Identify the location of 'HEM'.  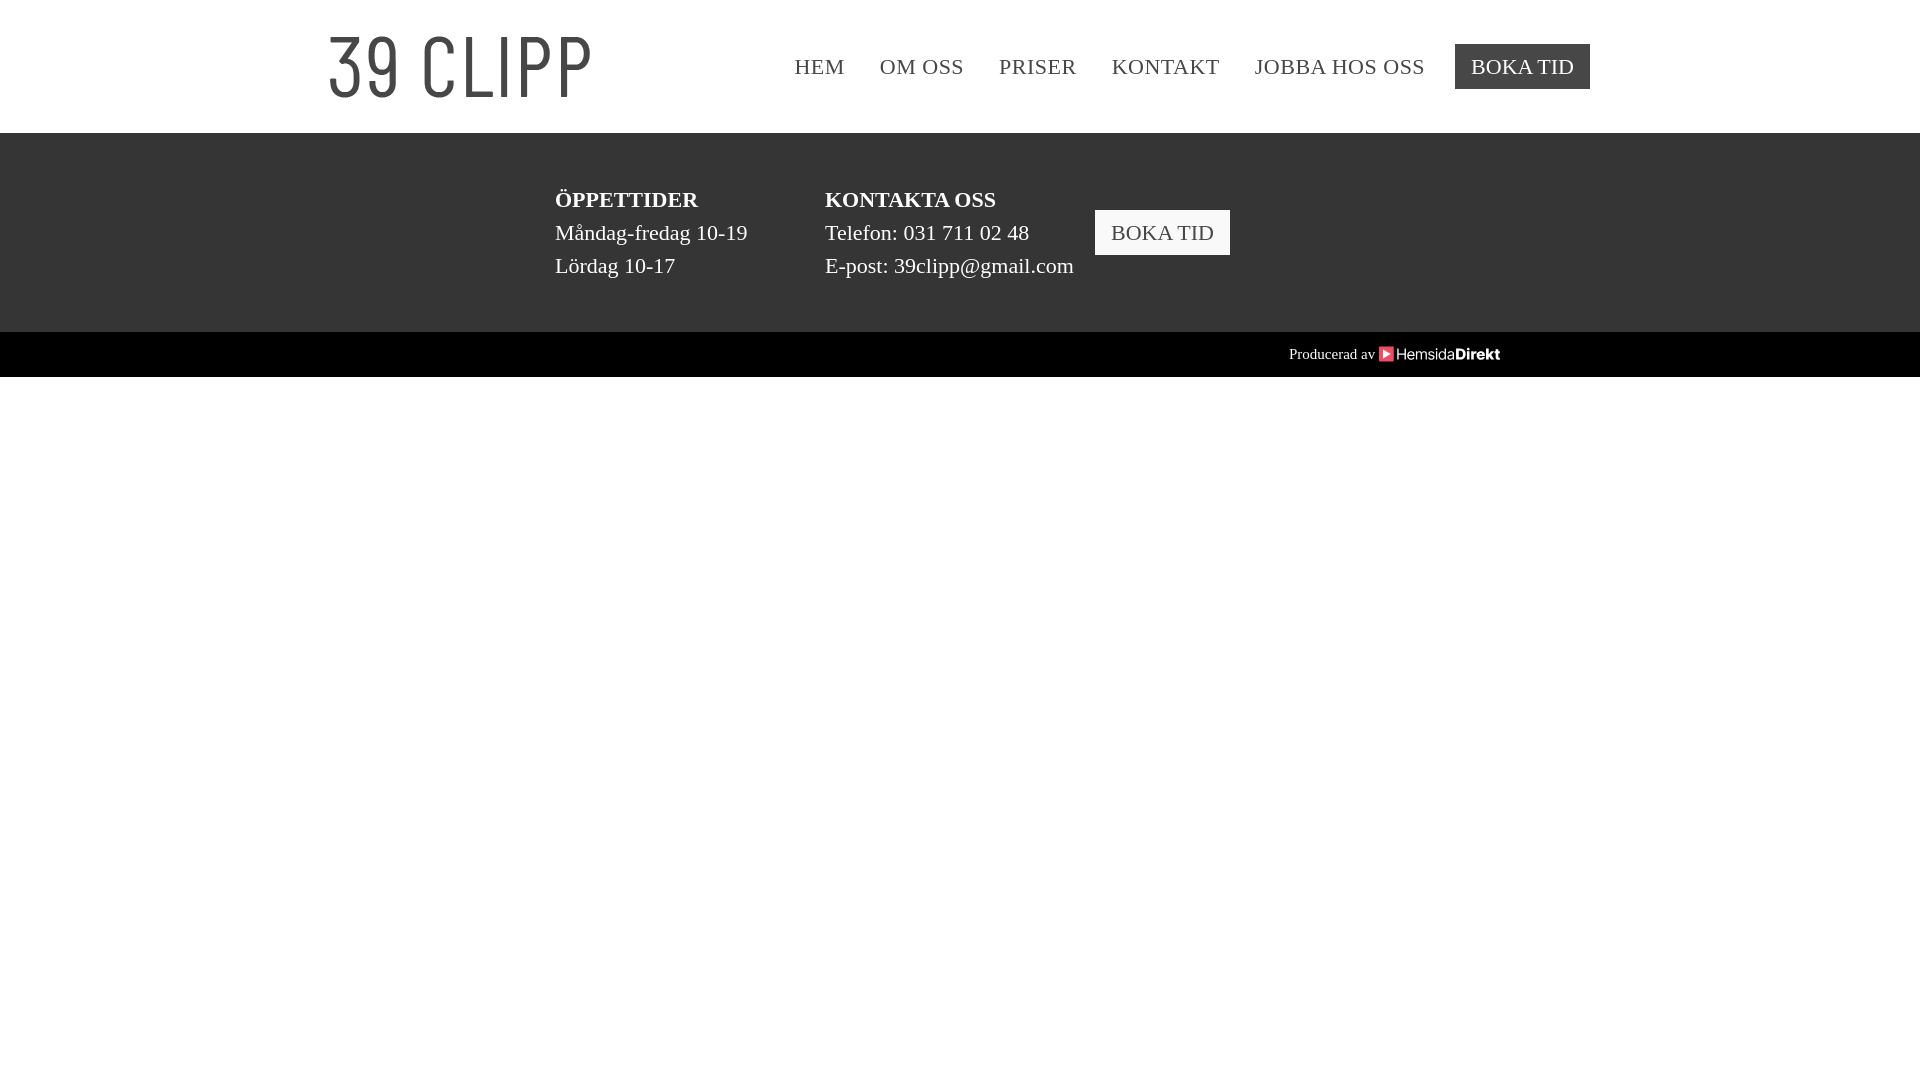
(801, 65).